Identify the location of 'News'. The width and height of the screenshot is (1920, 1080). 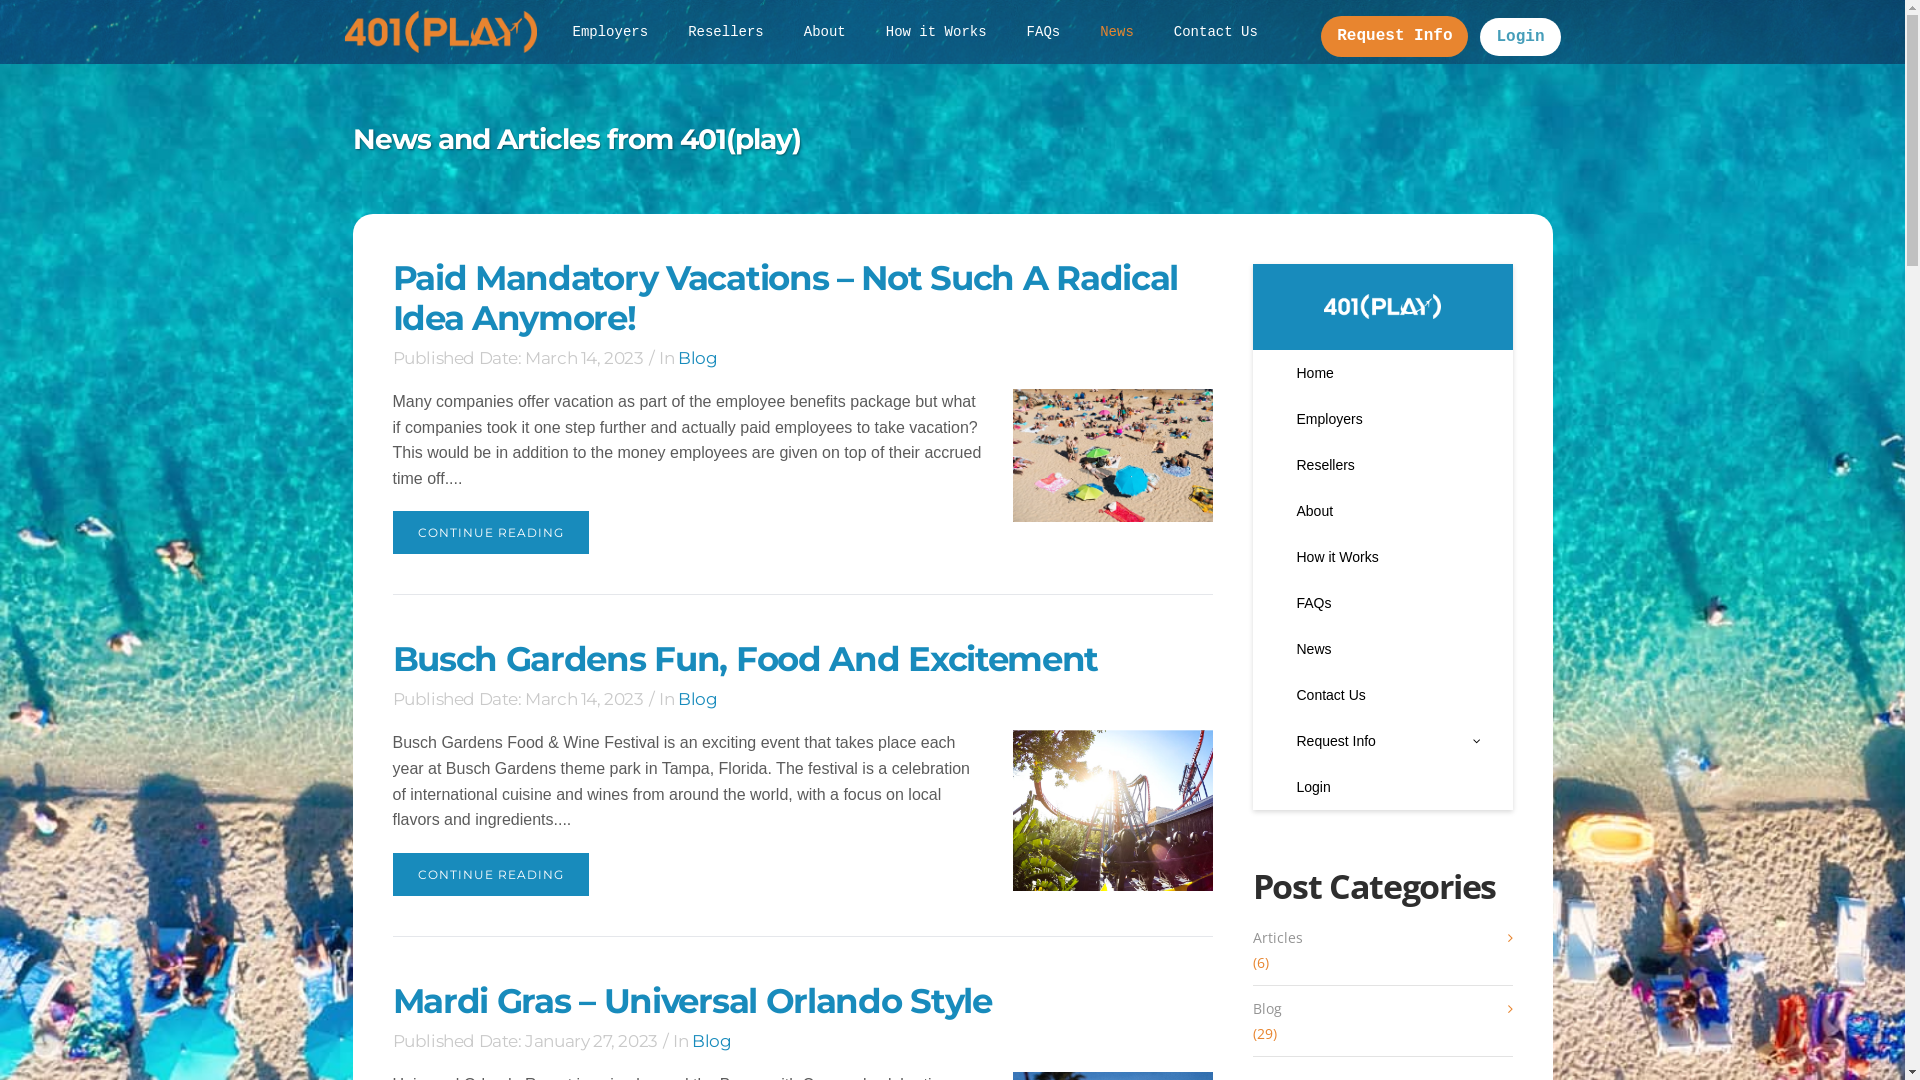
(1381, 648).